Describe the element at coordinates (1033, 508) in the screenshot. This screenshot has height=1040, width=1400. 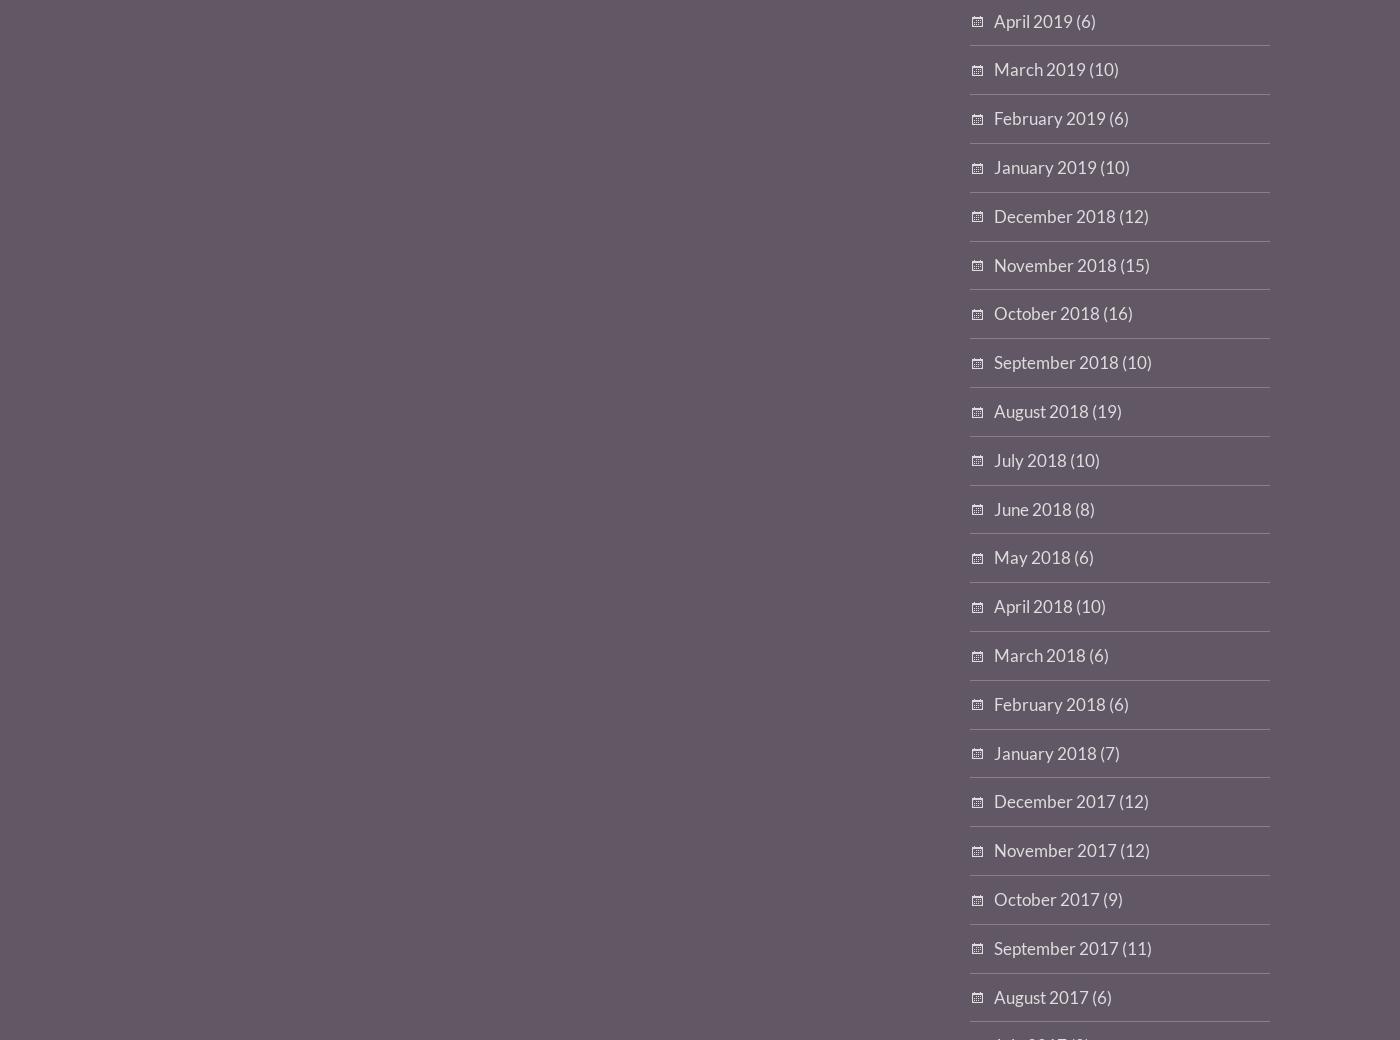
I see `'June 2018'` at that location.